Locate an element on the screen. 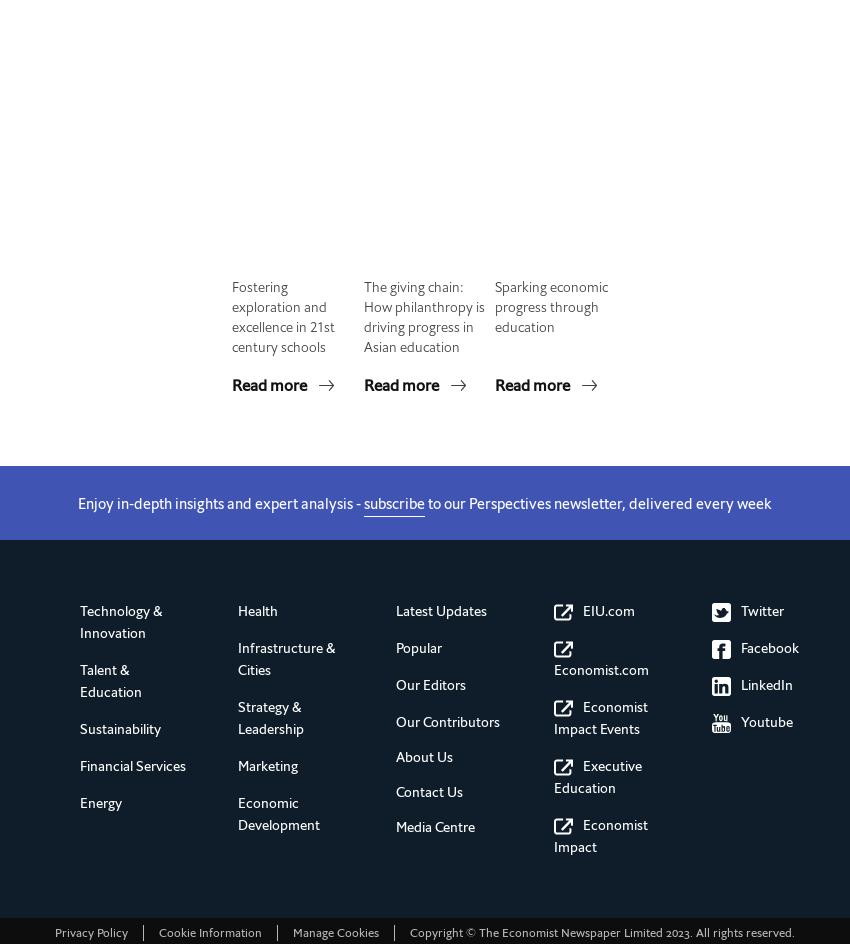 The width and height of the screenshot is (850, 944). 'Sustainability' is located at coordinates (119, 729).